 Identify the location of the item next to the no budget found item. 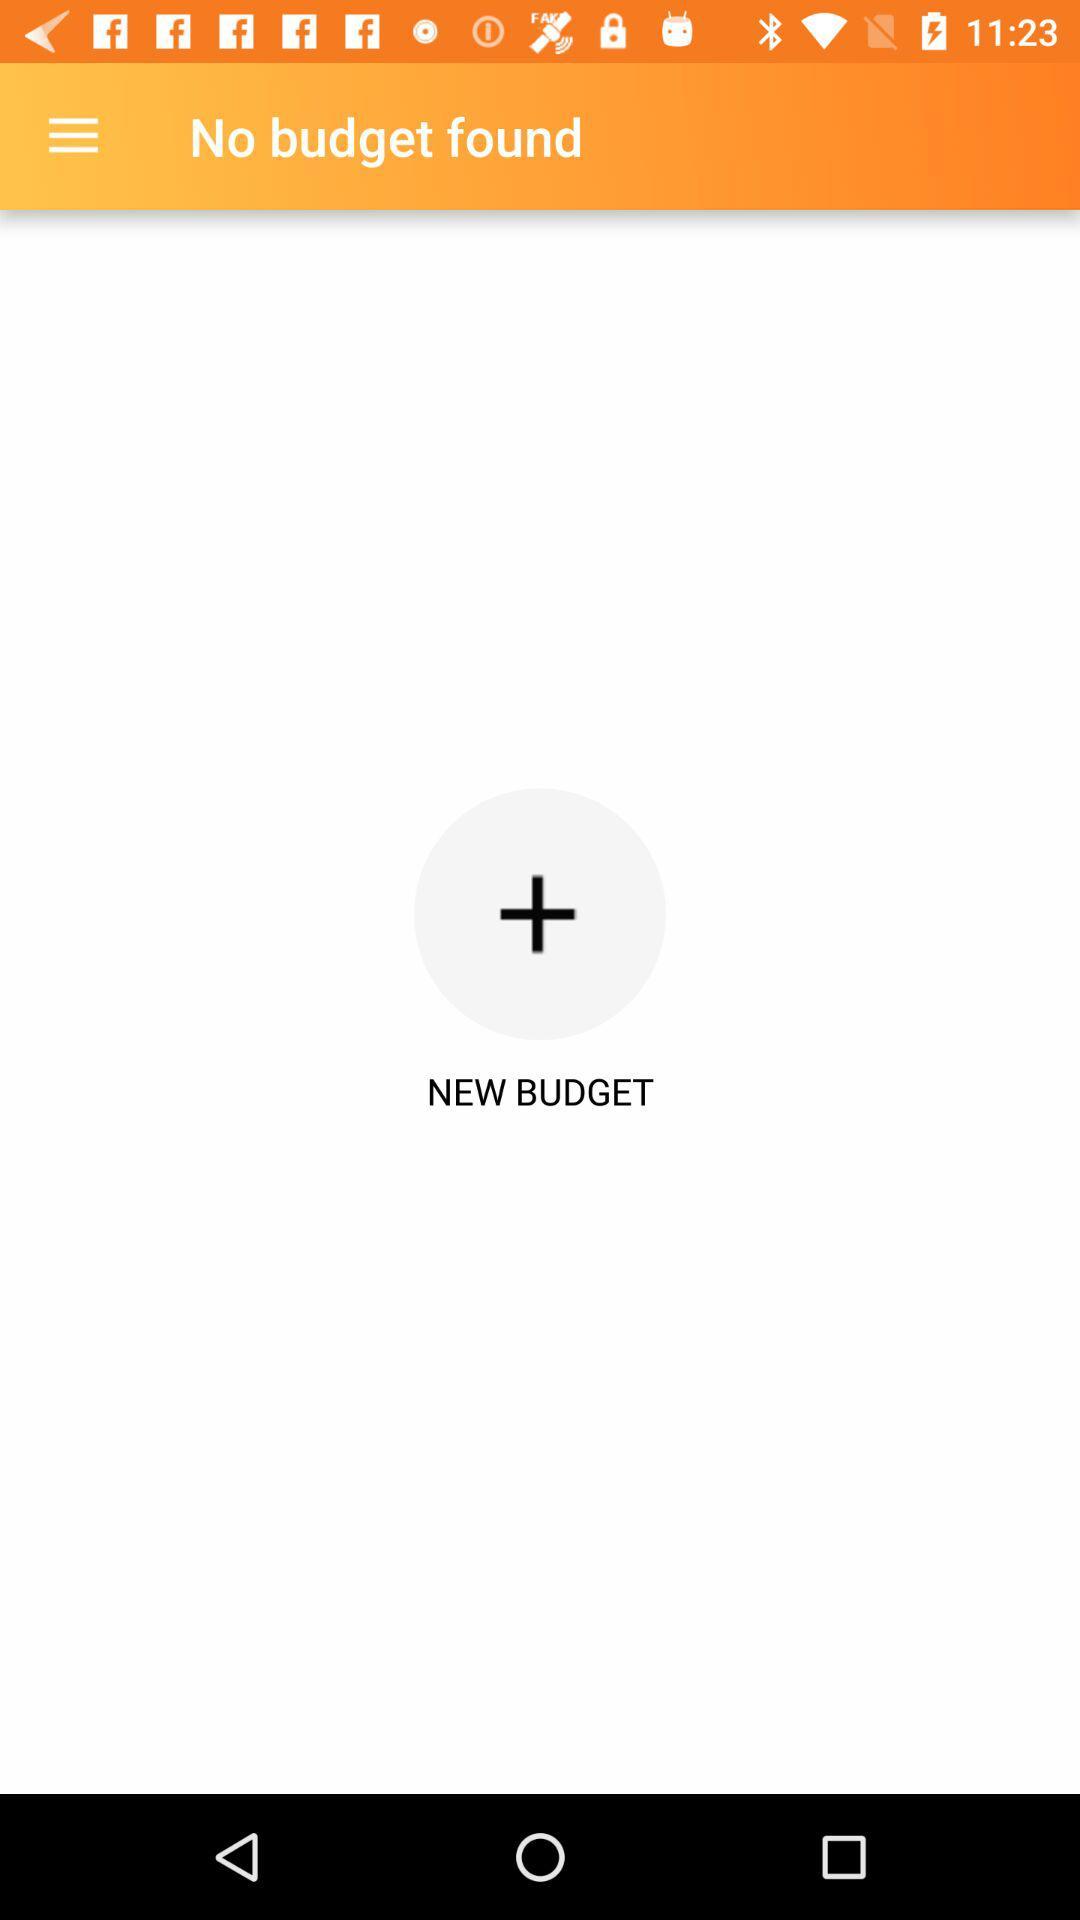
(72, 135).